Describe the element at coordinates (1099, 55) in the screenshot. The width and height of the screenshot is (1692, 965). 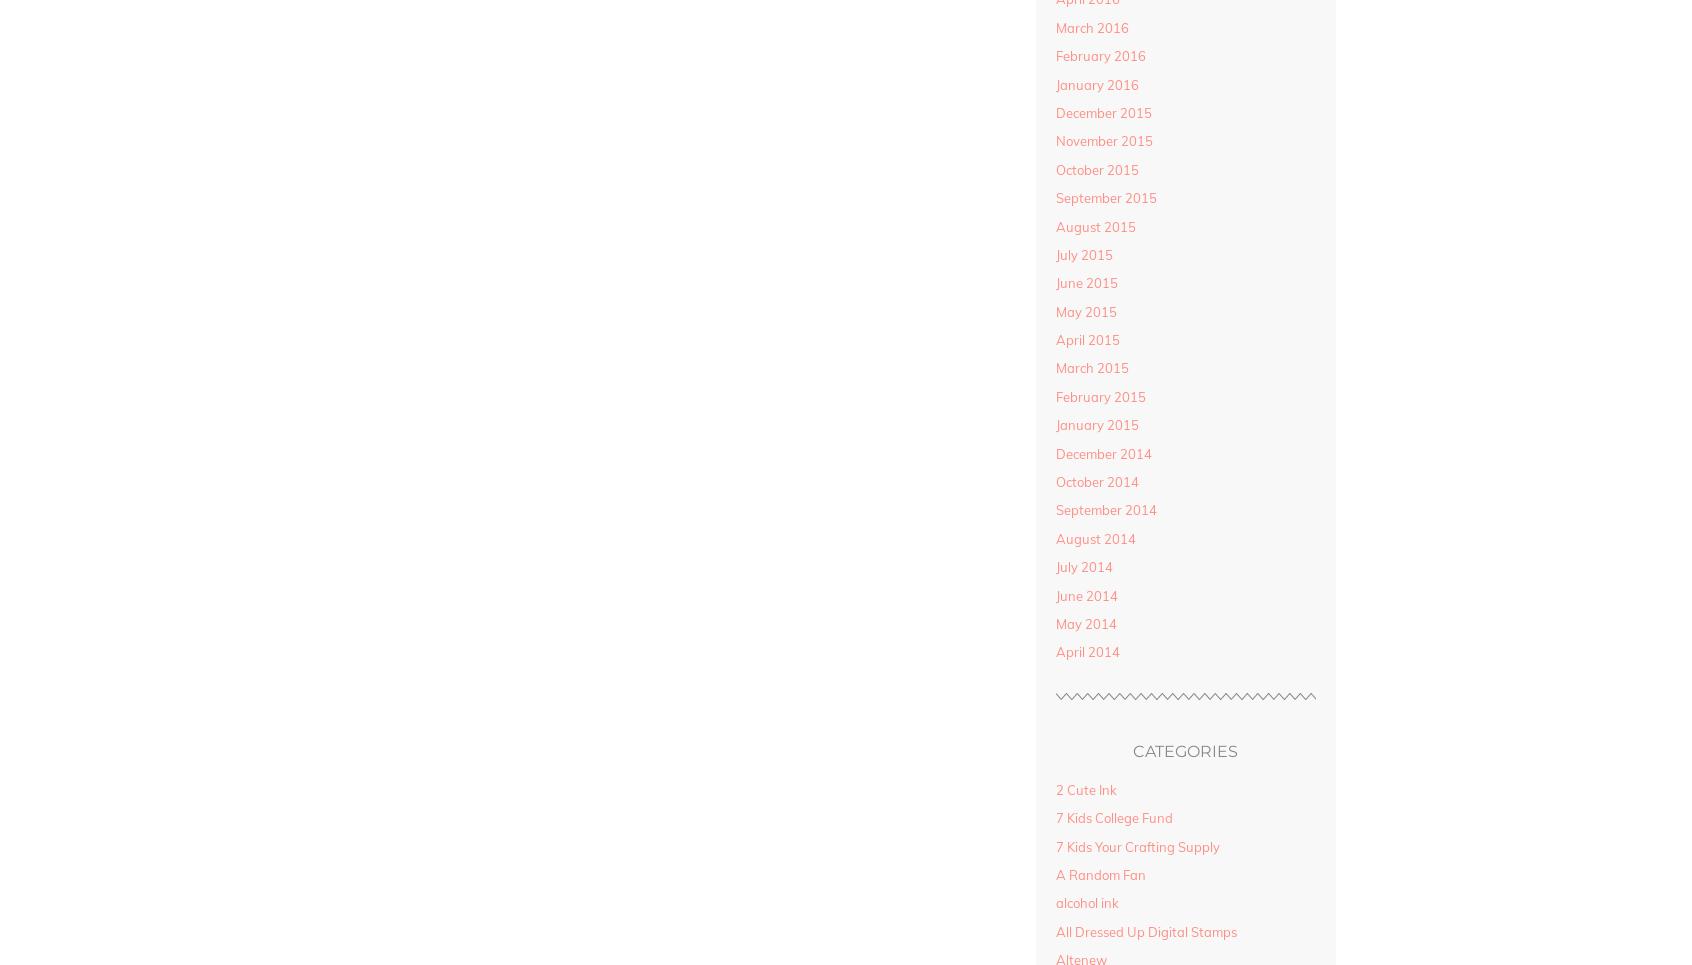
I see `'February 2016'` at that location.